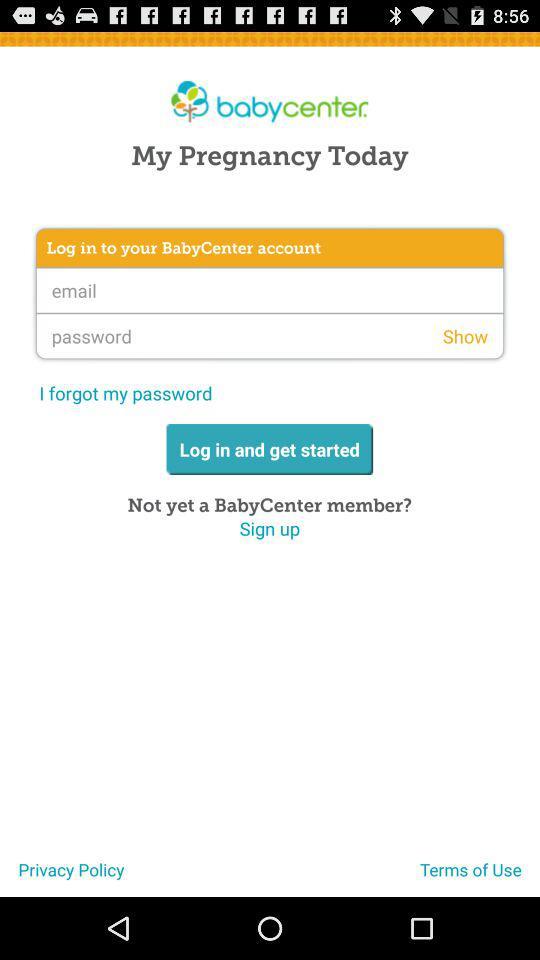  What do you see at coordinates (125, 392) in the screenshot?
I see `item on the left` at bounding box center [125, 392].